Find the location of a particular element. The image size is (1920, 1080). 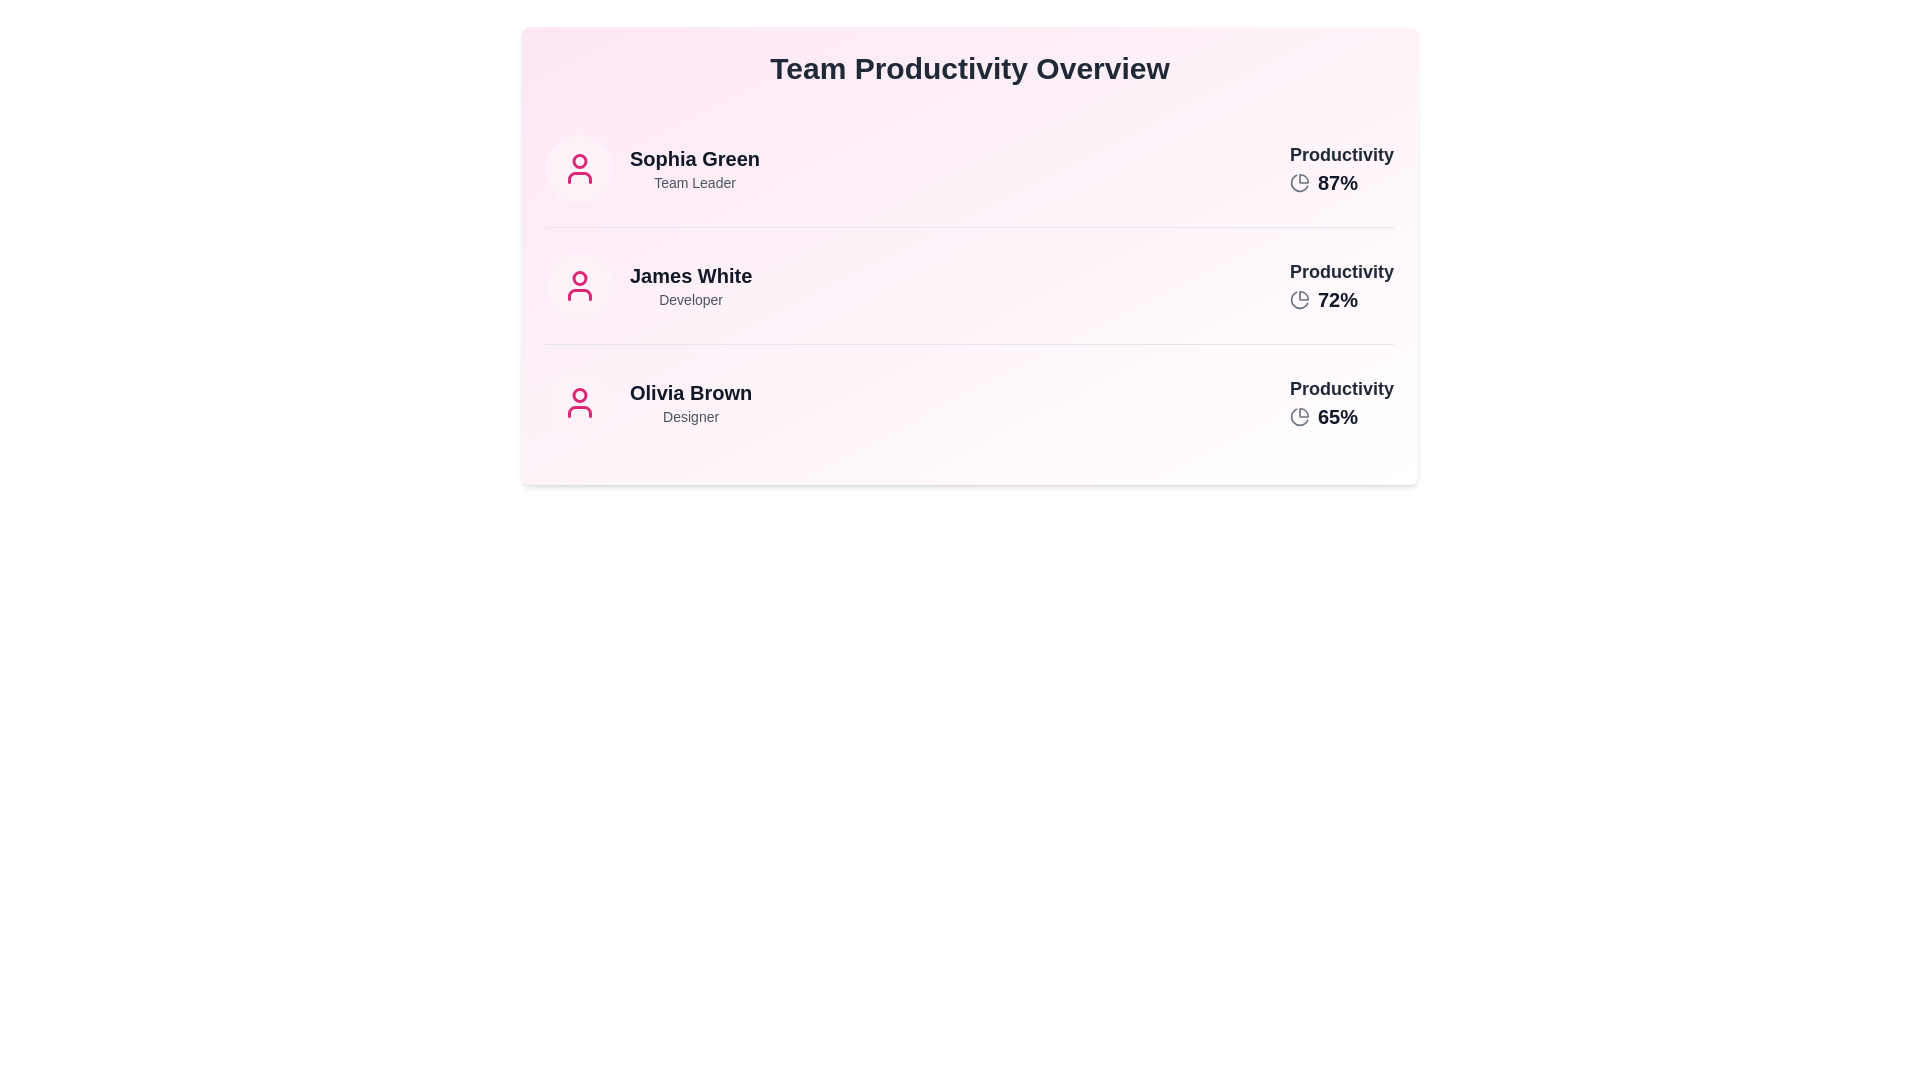

the circular icon with a pink background and user symbol, located in the second row next to 'James White' is located at coordinates (579, 285).